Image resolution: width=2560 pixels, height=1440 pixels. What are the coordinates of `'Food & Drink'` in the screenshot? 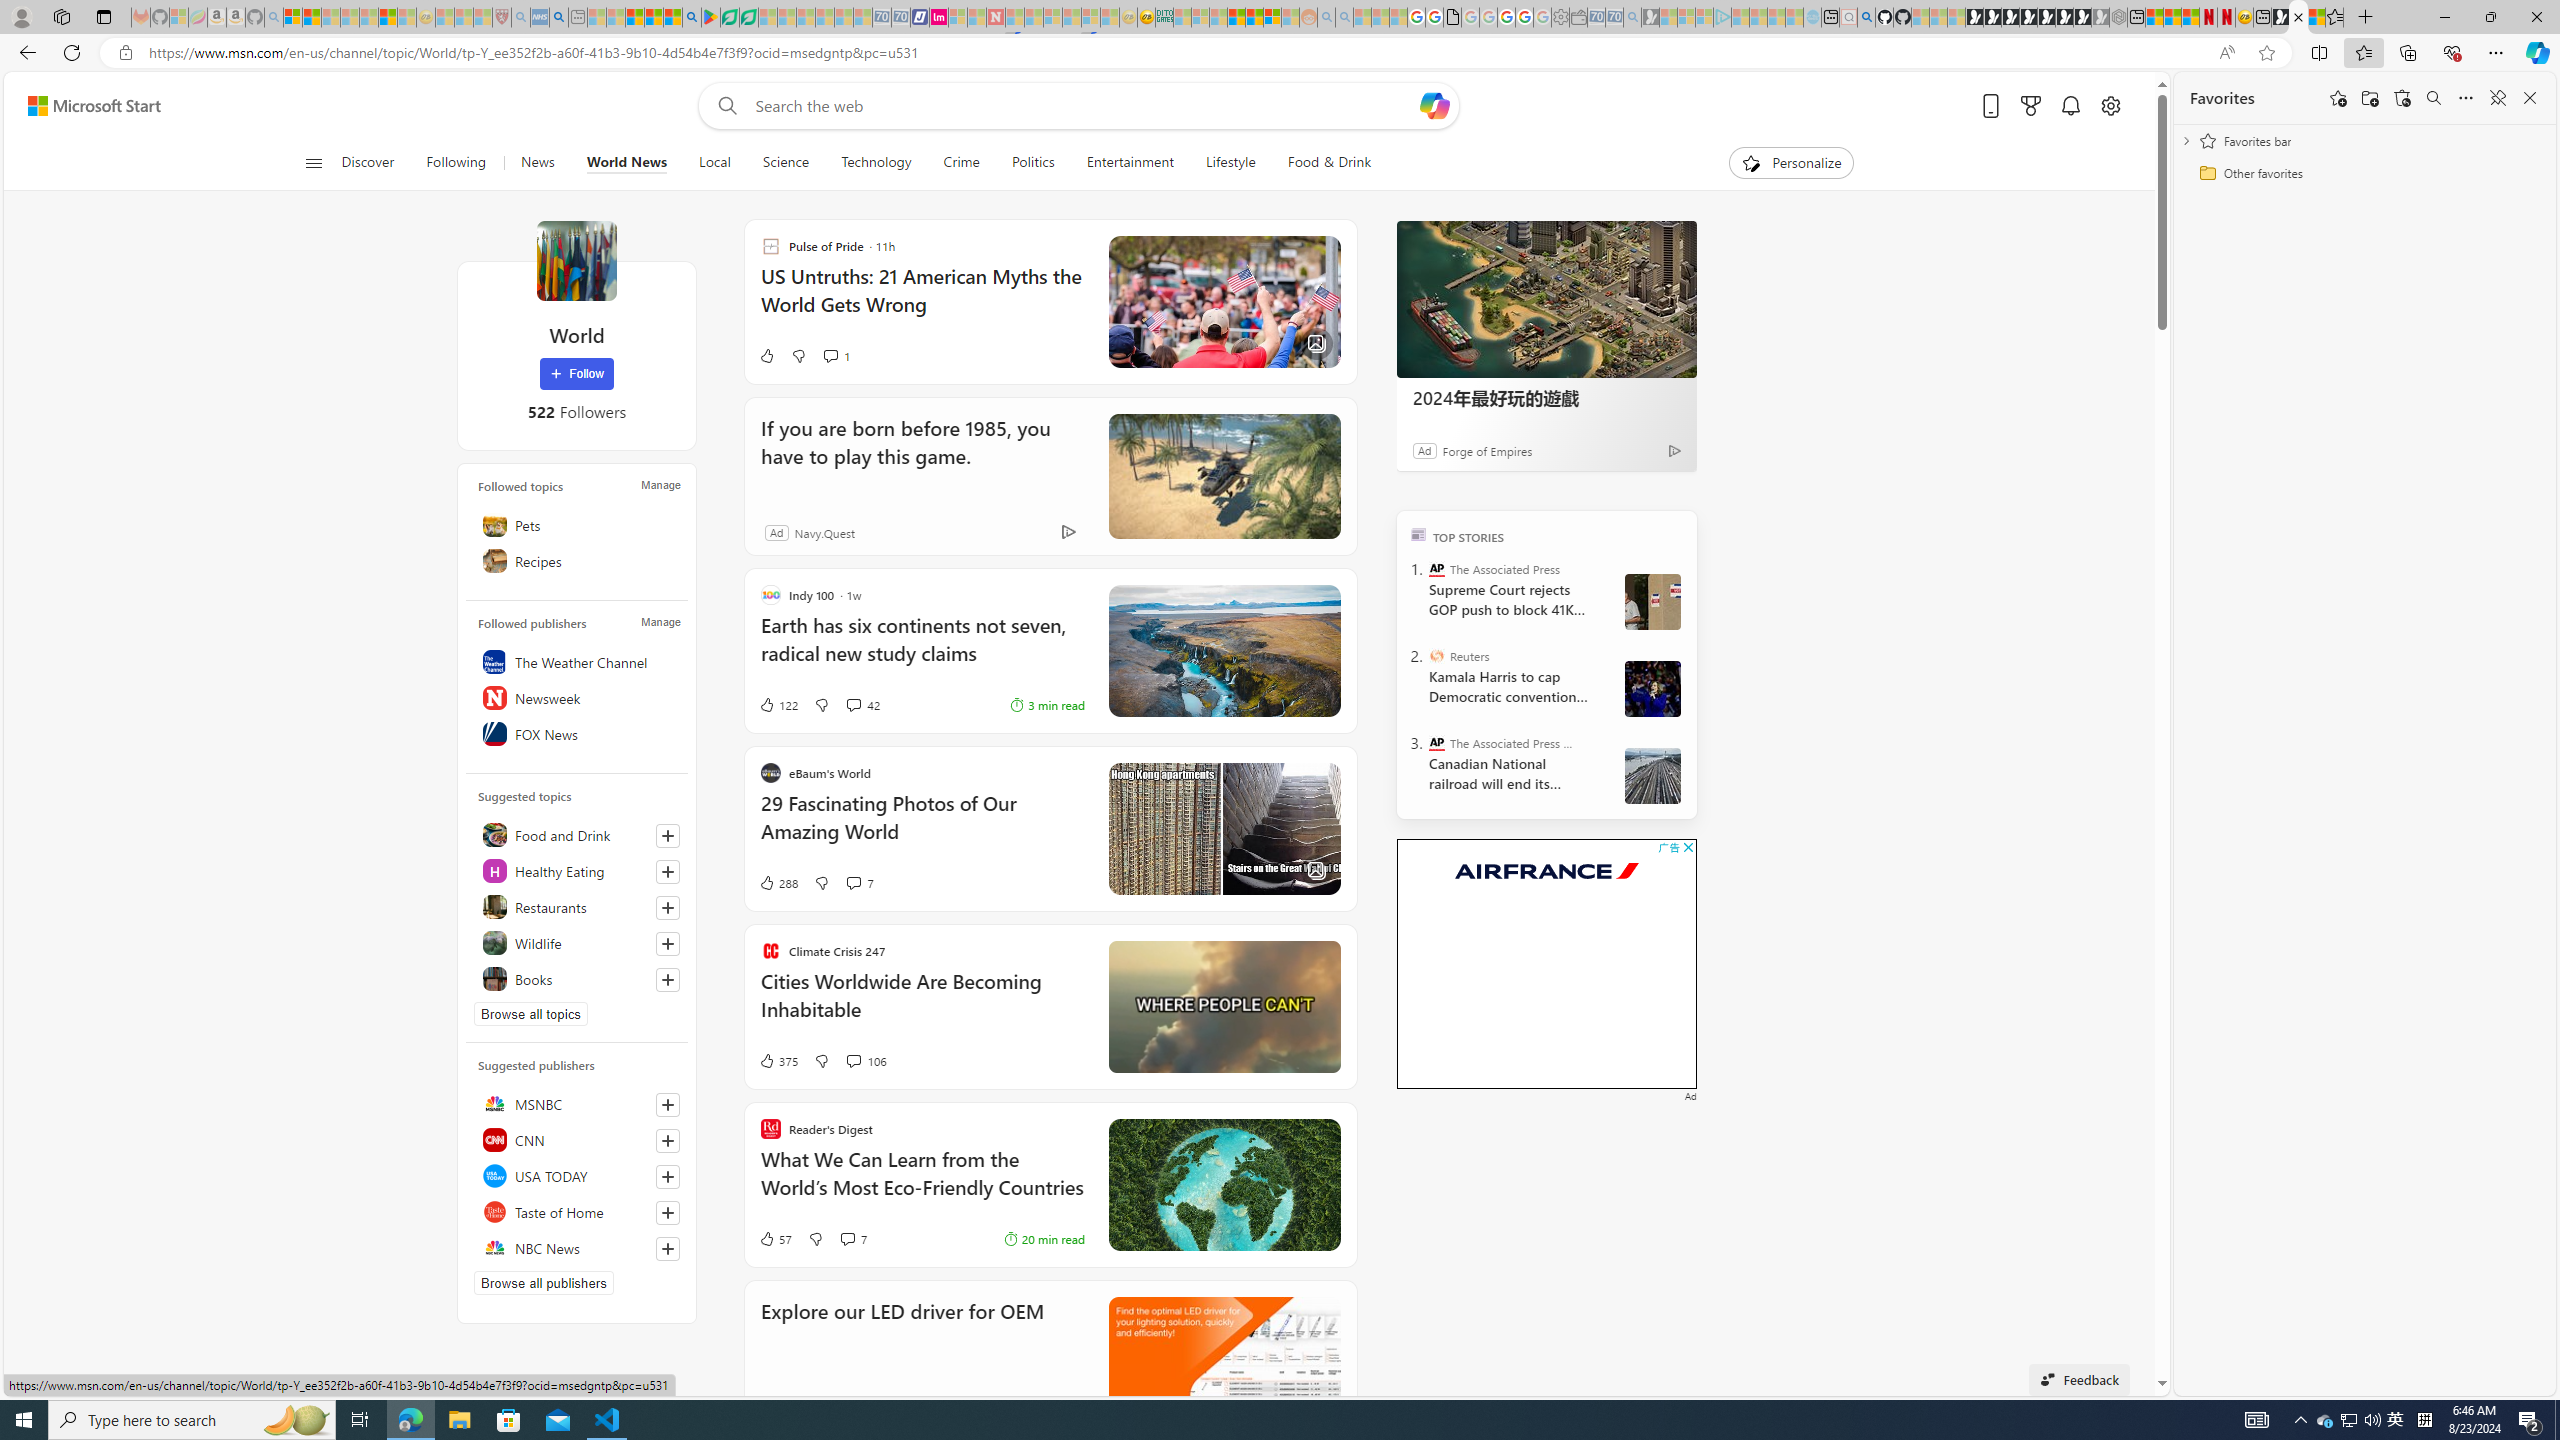 It's located at (1320, 162).